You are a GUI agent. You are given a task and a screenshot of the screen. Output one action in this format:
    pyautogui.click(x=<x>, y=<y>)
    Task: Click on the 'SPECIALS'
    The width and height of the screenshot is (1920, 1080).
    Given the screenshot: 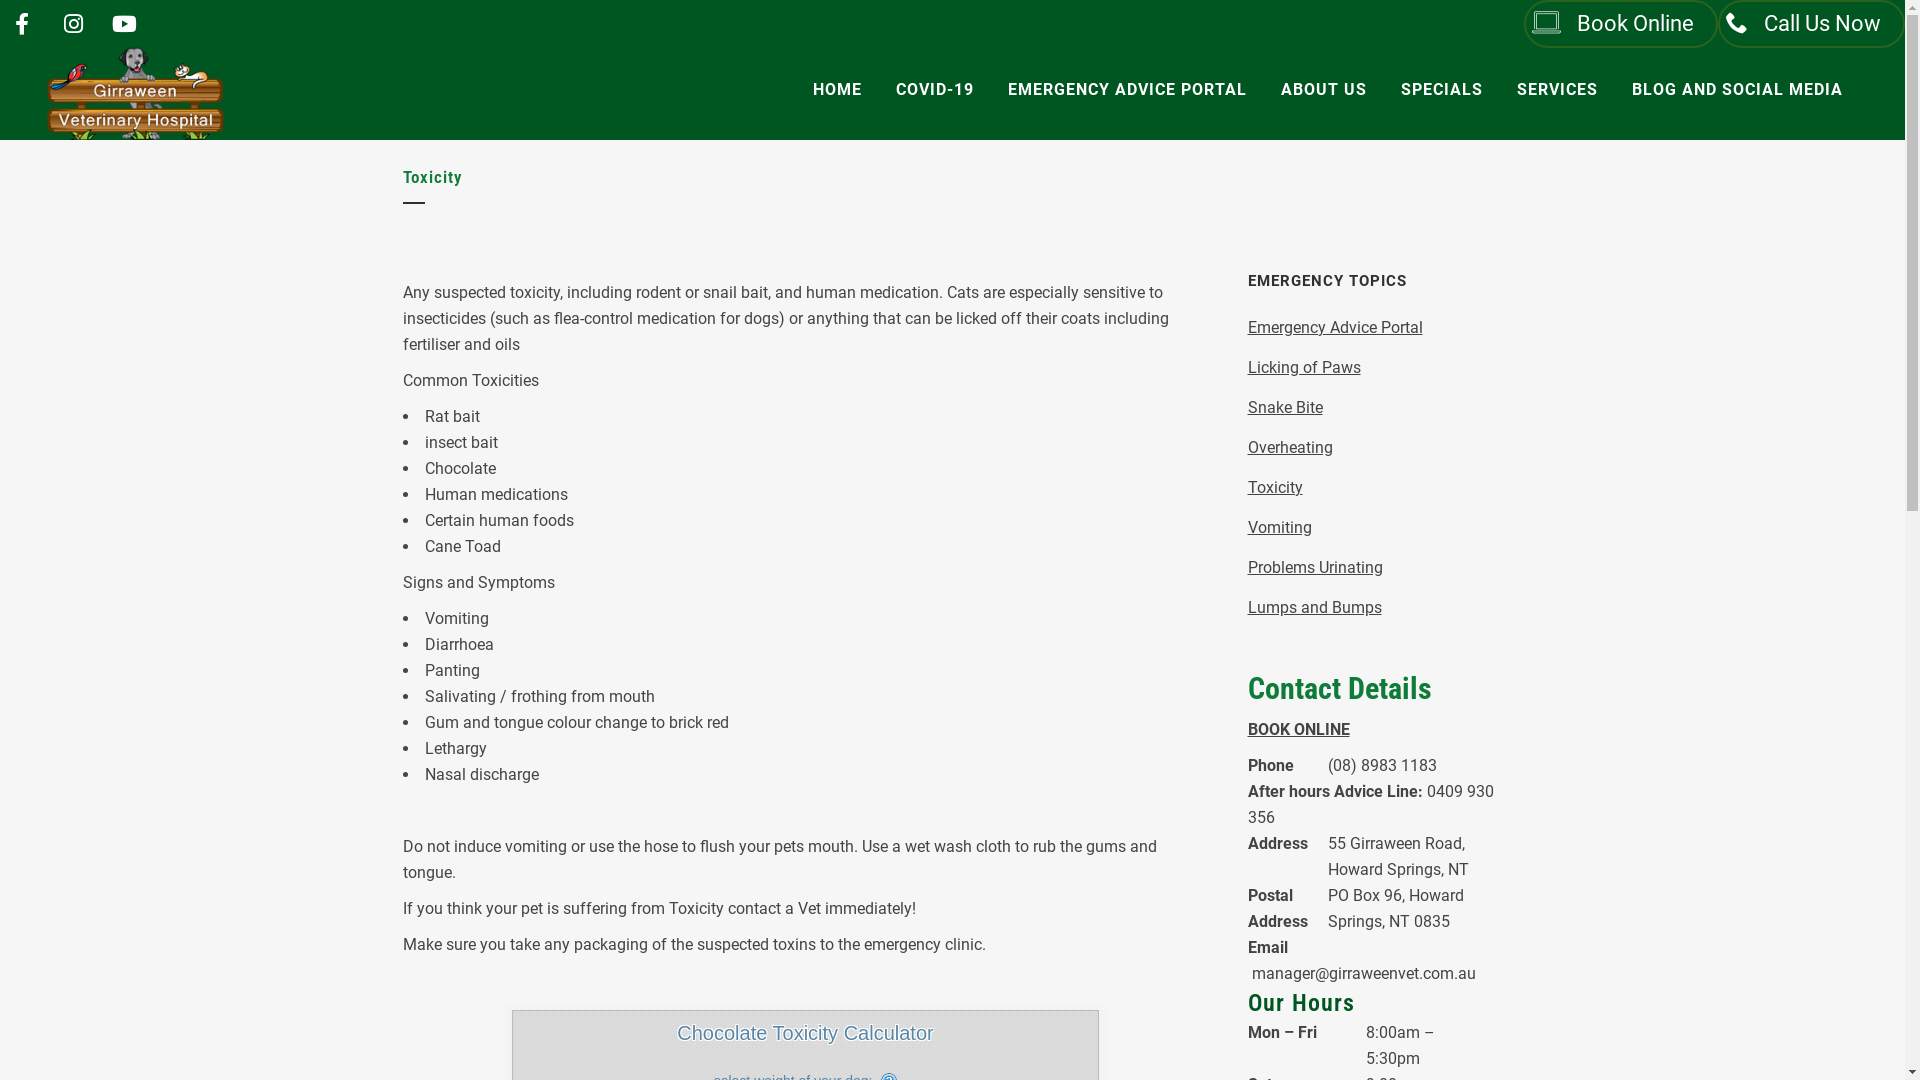 What is the action you would take?
    pyautogui.click(x=1441, y=88)
    